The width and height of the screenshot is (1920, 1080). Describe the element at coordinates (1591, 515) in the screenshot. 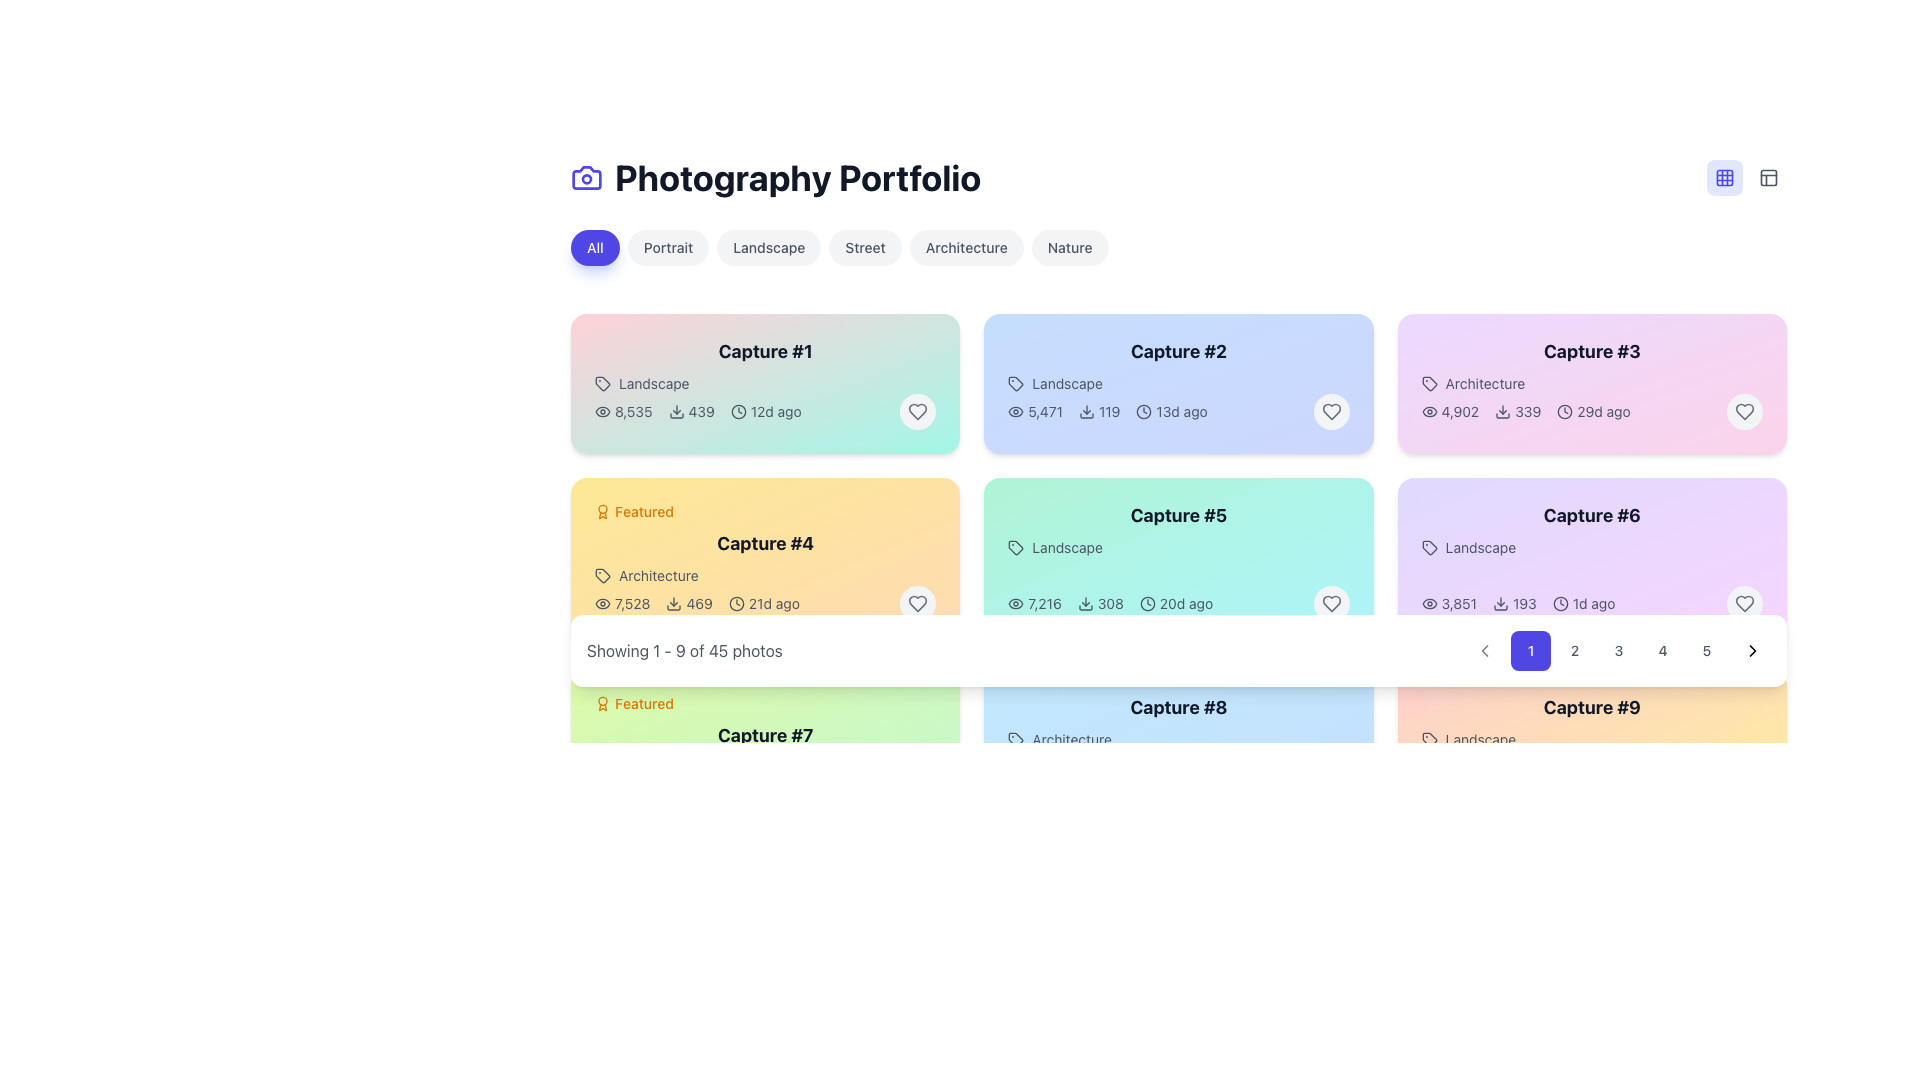

I see `text label displaying 'Capture #6' which is prominently visible on the card in the second row and third column of the grid layout` at that location.